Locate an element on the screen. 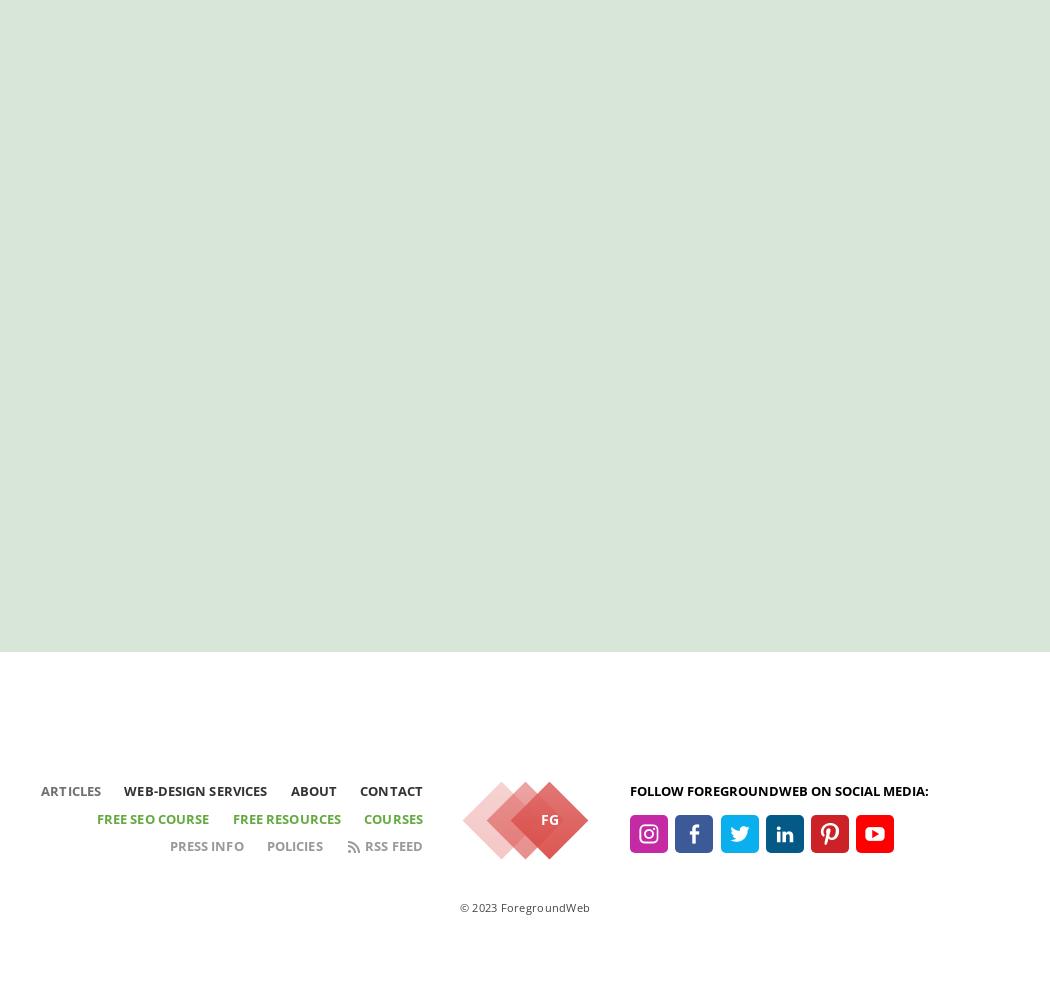 Image resolution: width=1050 pixels, height=999 pixels. 'Courses' is located at coordinates (393, 817).